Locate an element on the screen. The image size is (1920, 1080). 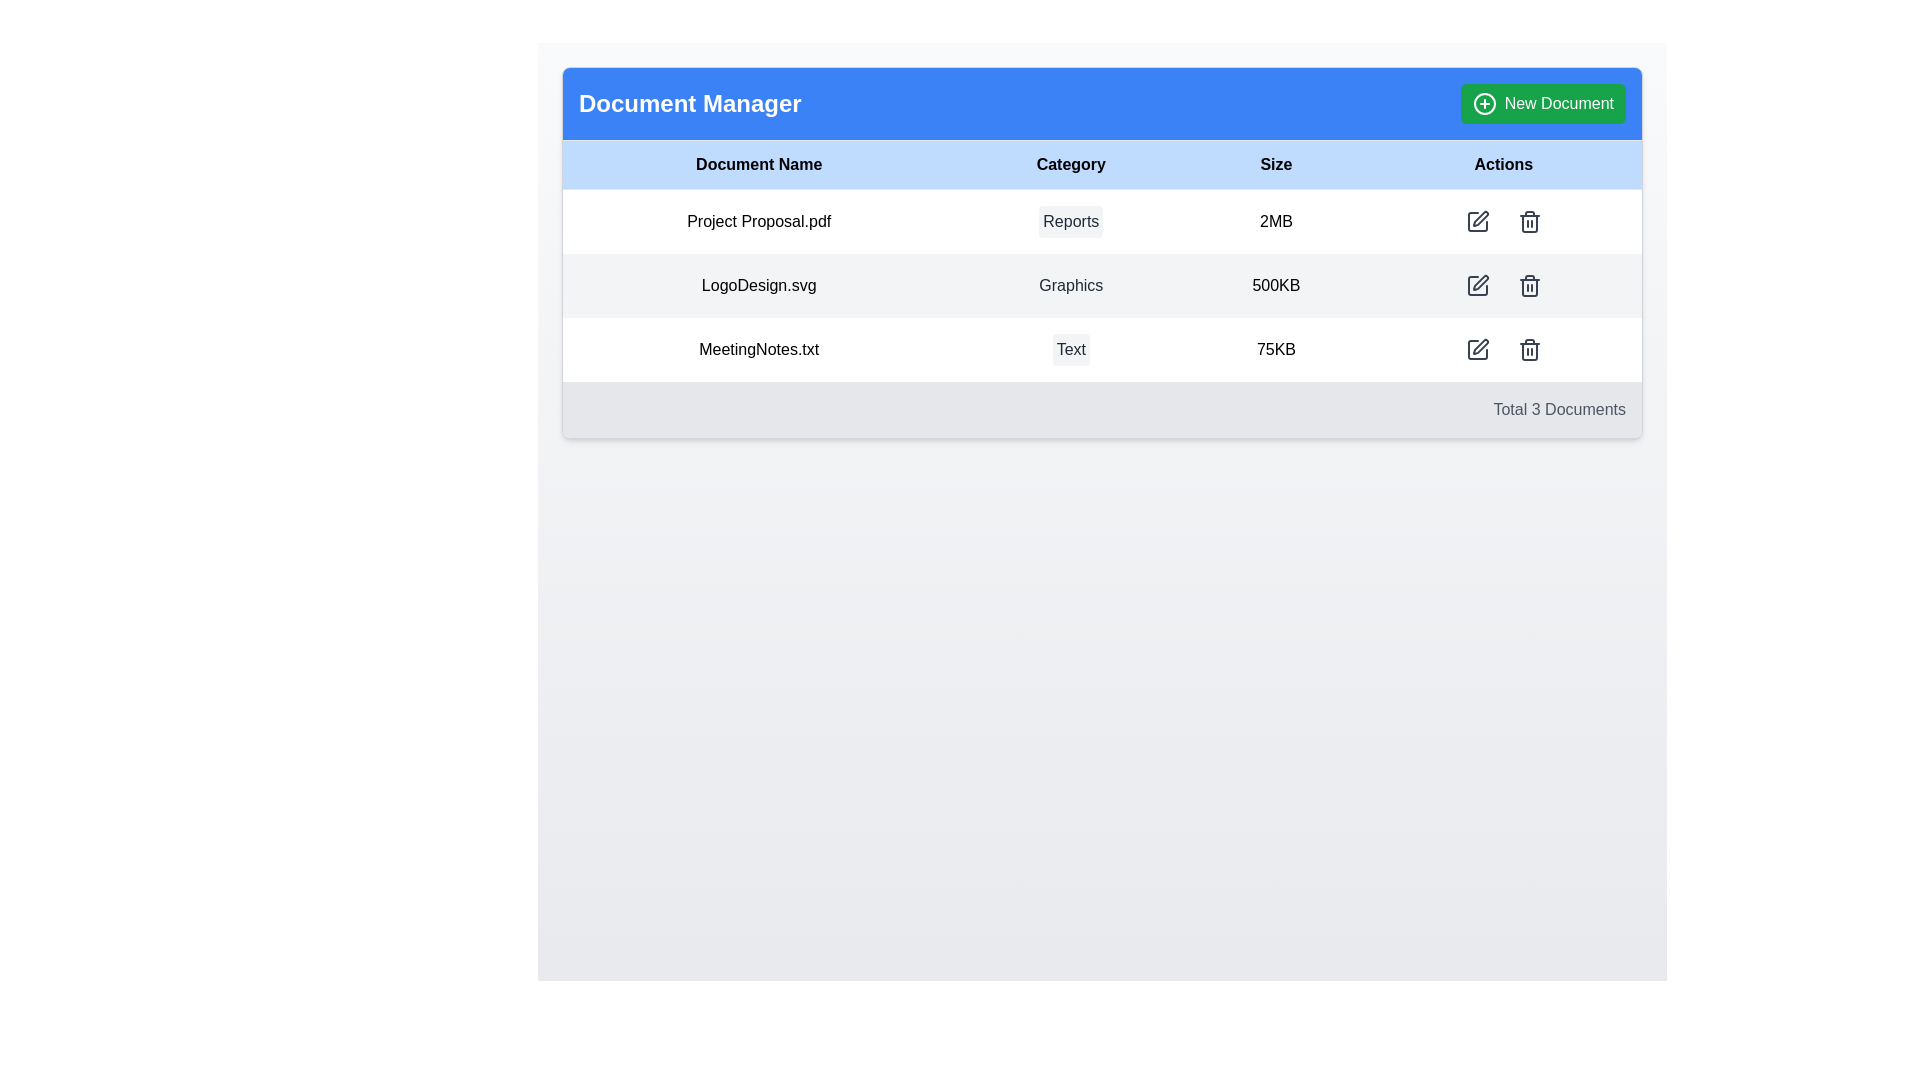
the Control Panel element located in the 'Actions' column of the second row corresponding to the file 'LogoDesign.svg' is located at coordinates (1503, 285).